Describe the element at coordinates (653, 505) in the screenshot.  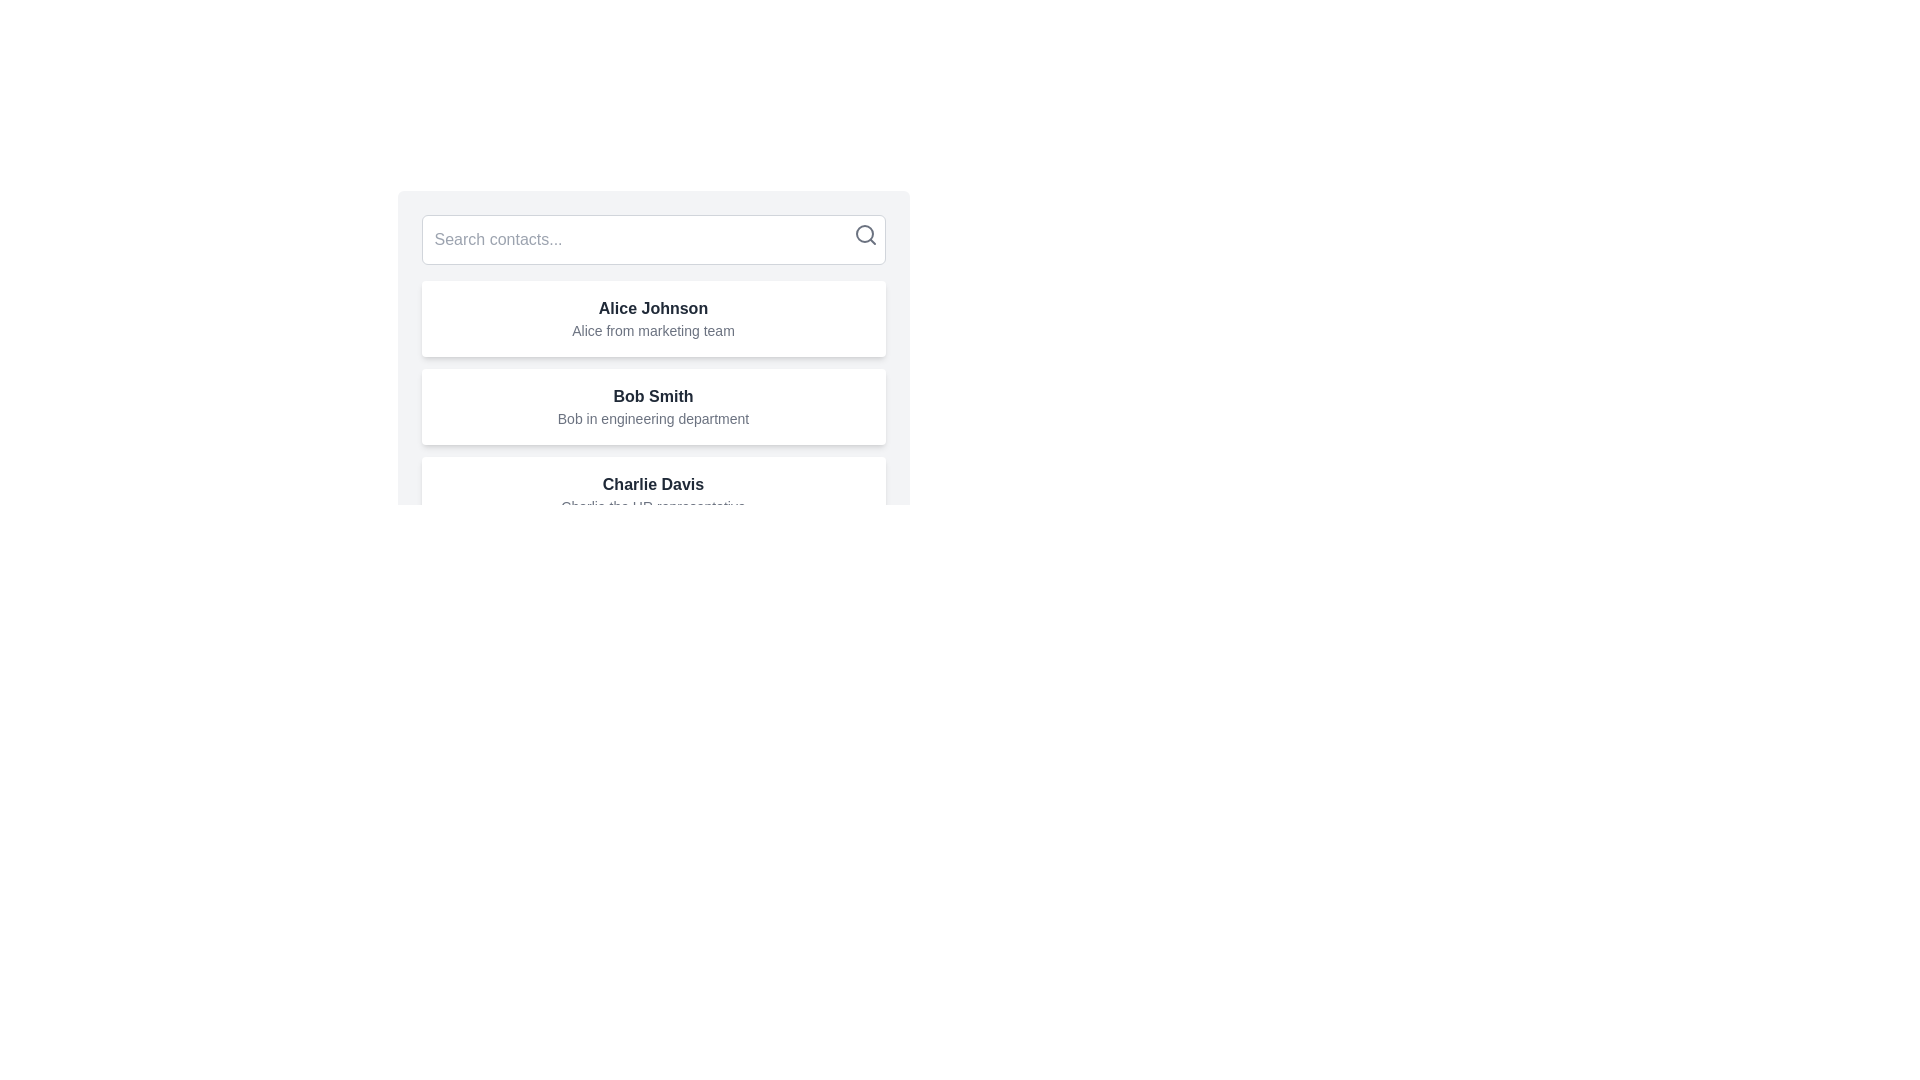
I see `the text element providing information about 'Charlie Davis', the HR representative, located within the third contact card below the header` at that location.